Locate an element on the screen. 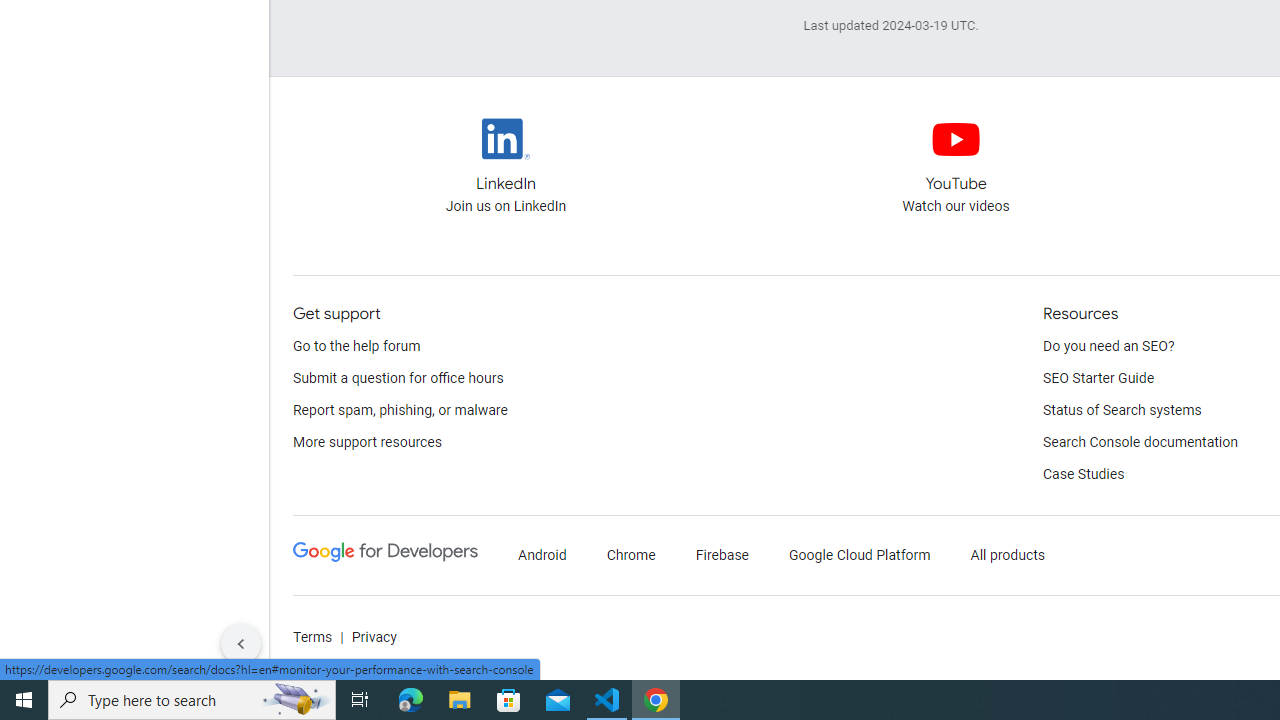 The width and height of the screenshot is (1280, 720). 'Go to the help forum' is located at coordinates (357, 346).